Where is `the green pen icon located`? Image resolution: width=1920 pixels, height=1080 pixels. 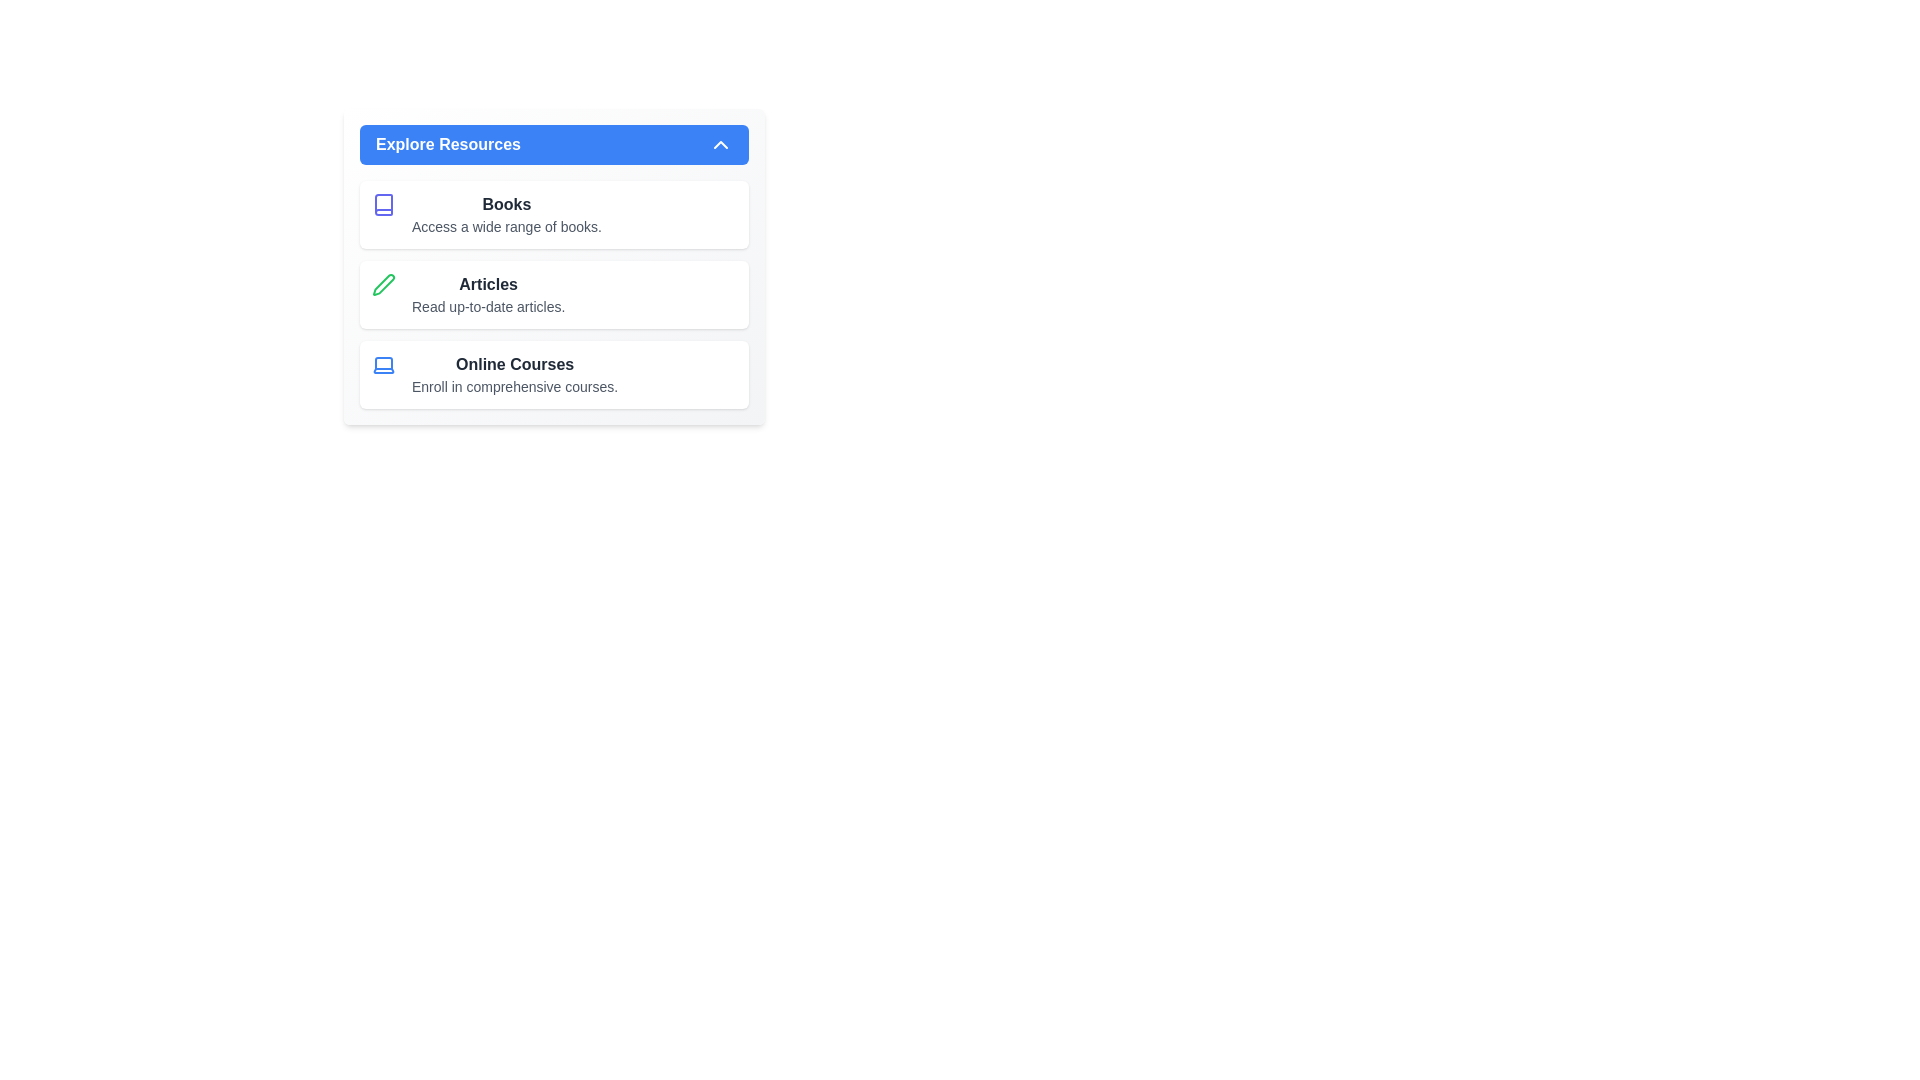 the green pen icon located is located at coordinates (384, 285).